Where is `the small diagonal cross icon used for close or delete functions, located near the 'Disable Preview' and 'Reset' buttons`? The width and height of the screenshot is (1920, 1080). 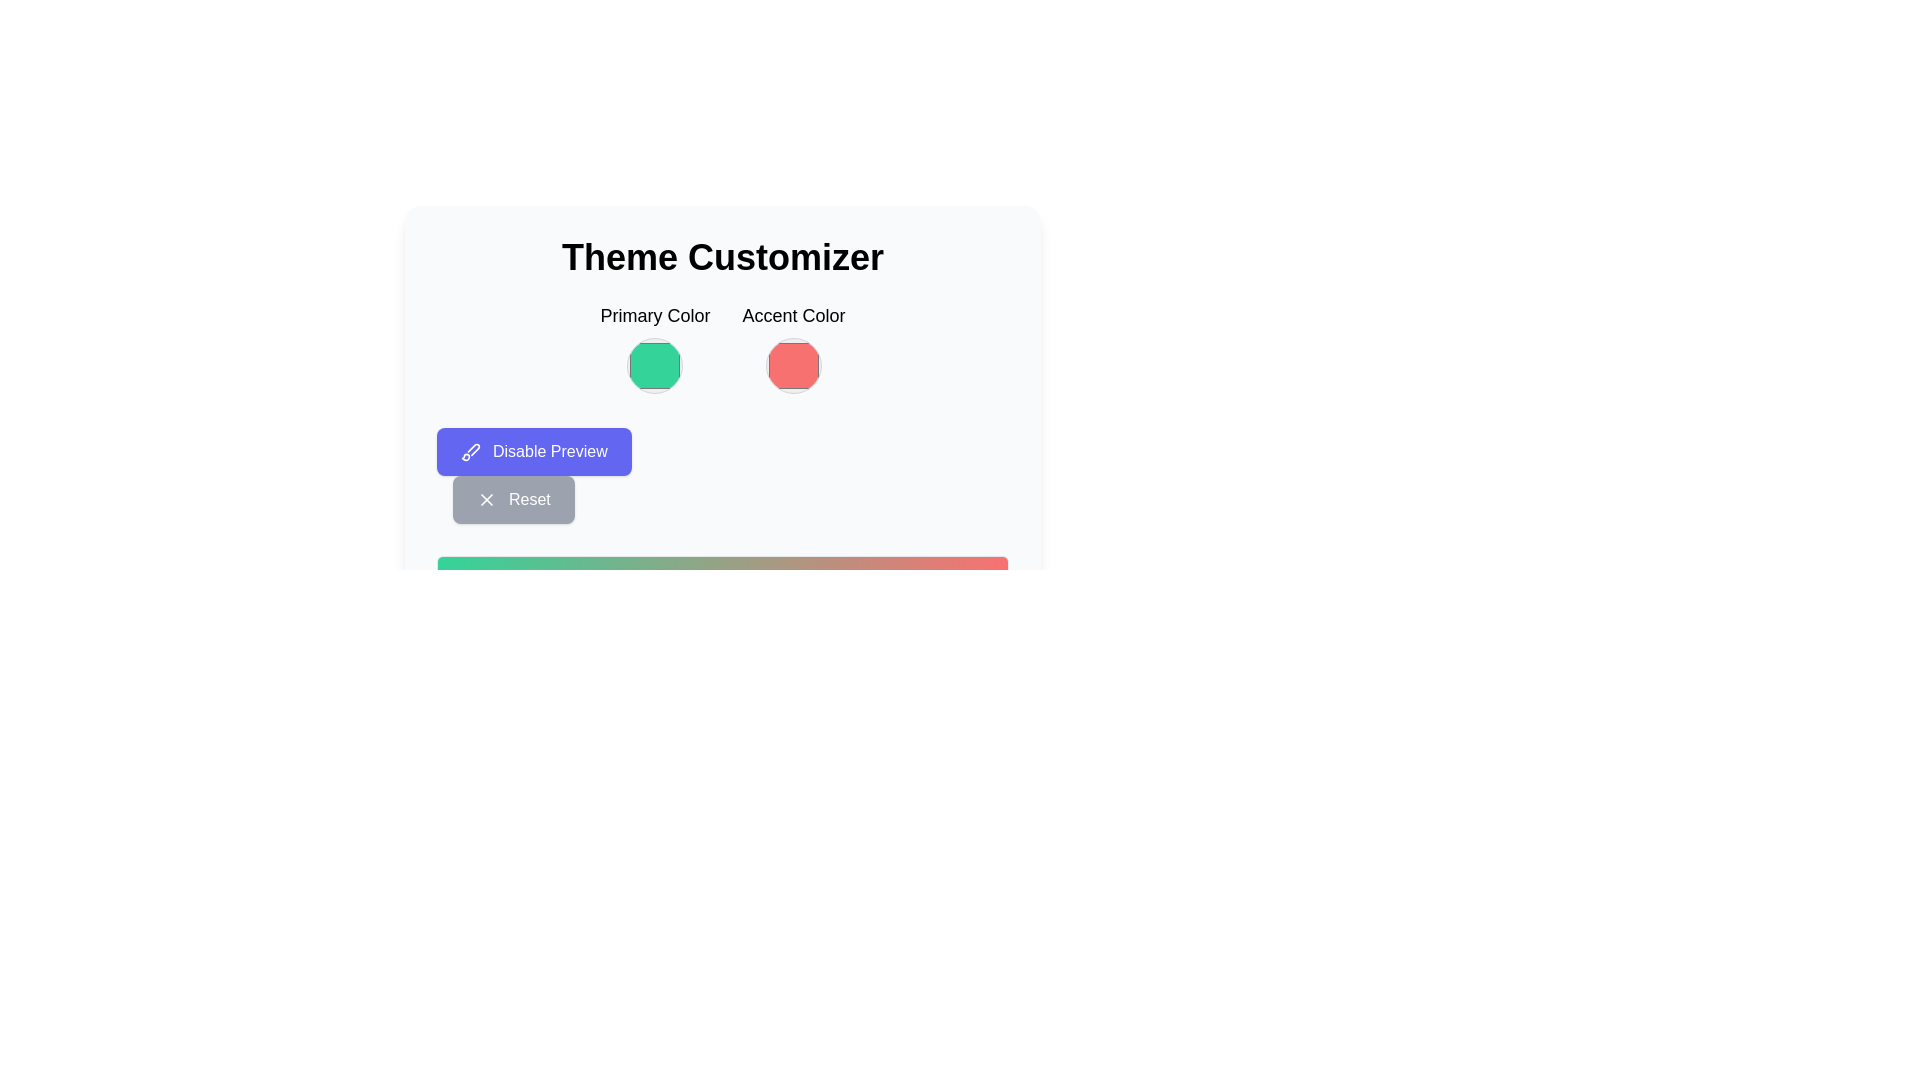
the small diagonal cross icon used for close or delete functions, located near the 'Disable Preview' and 'Reset' buttons is located at coordinates (486, 499).